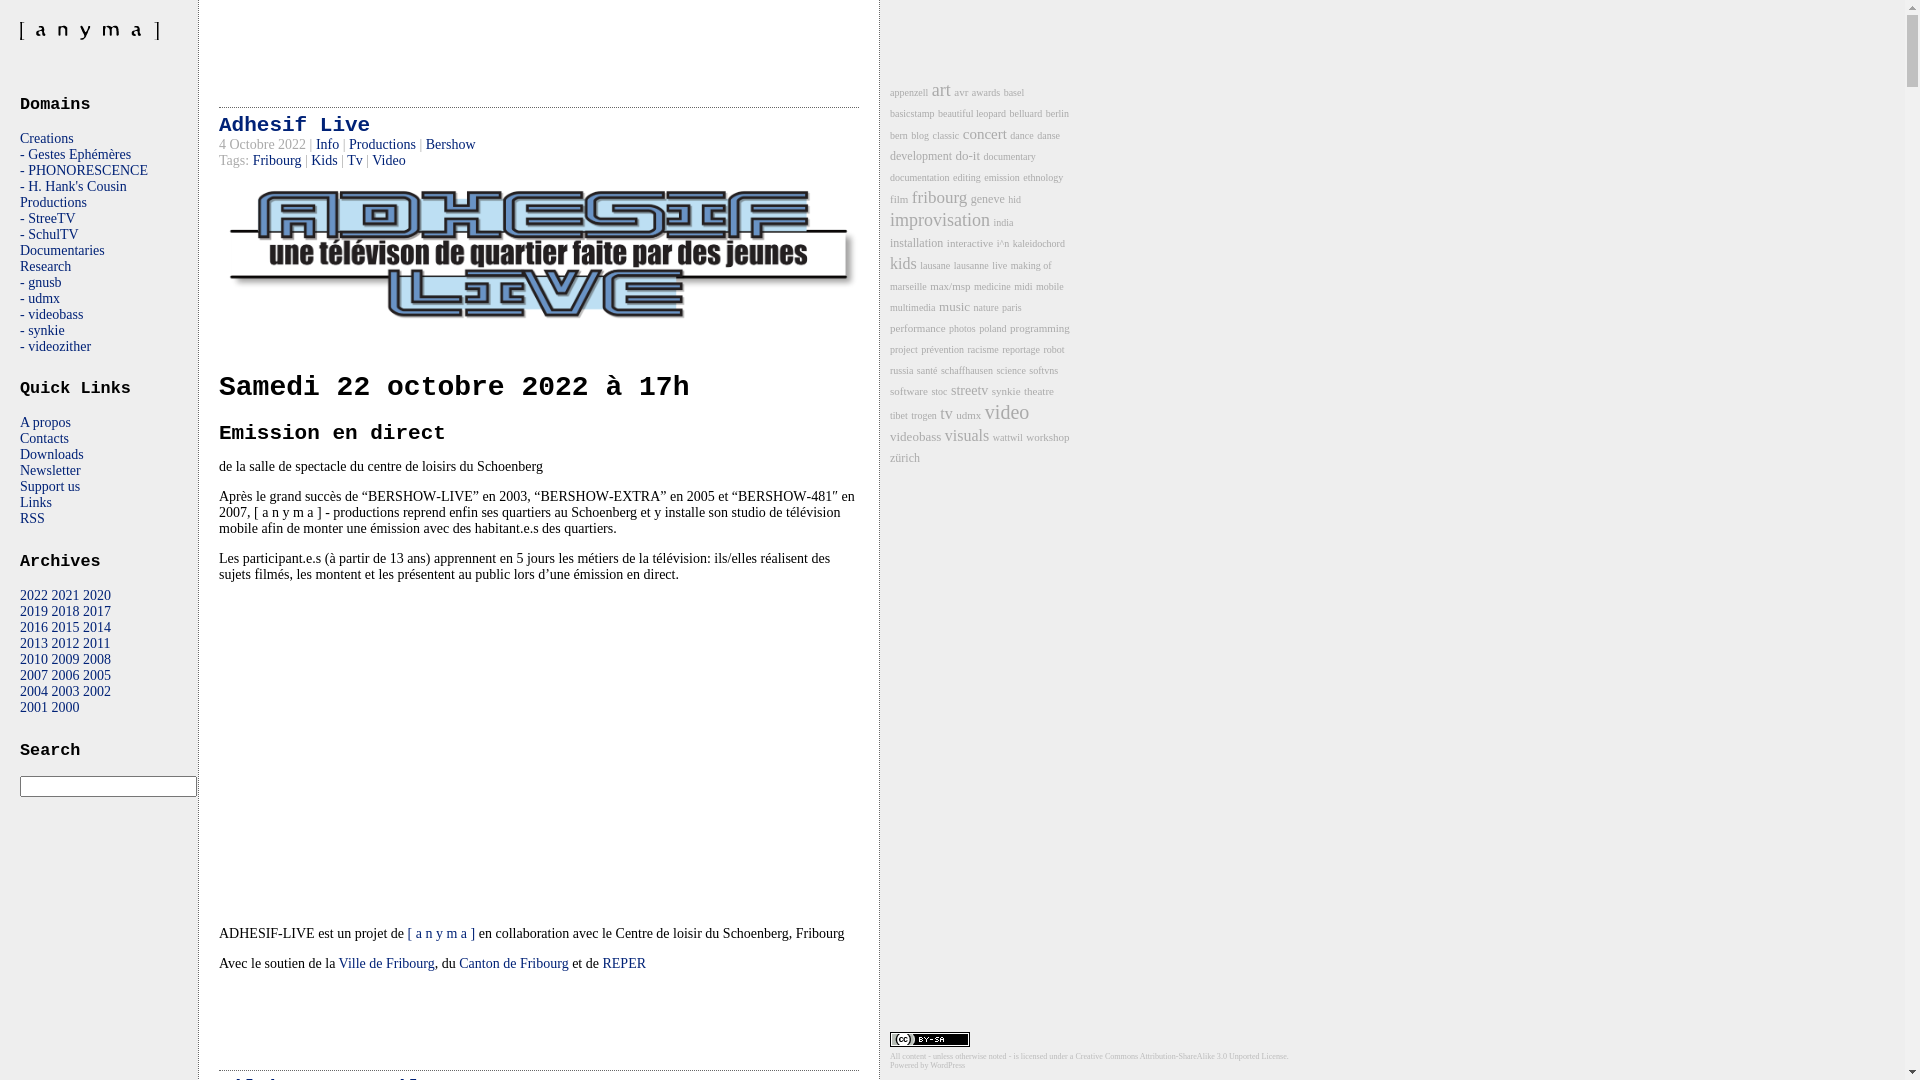 This screenshot has height=1080, width=1920. What do you see at coordinates (66, 643) in the screenshot?
I see `'2012'` at bounding box center [66, 643].